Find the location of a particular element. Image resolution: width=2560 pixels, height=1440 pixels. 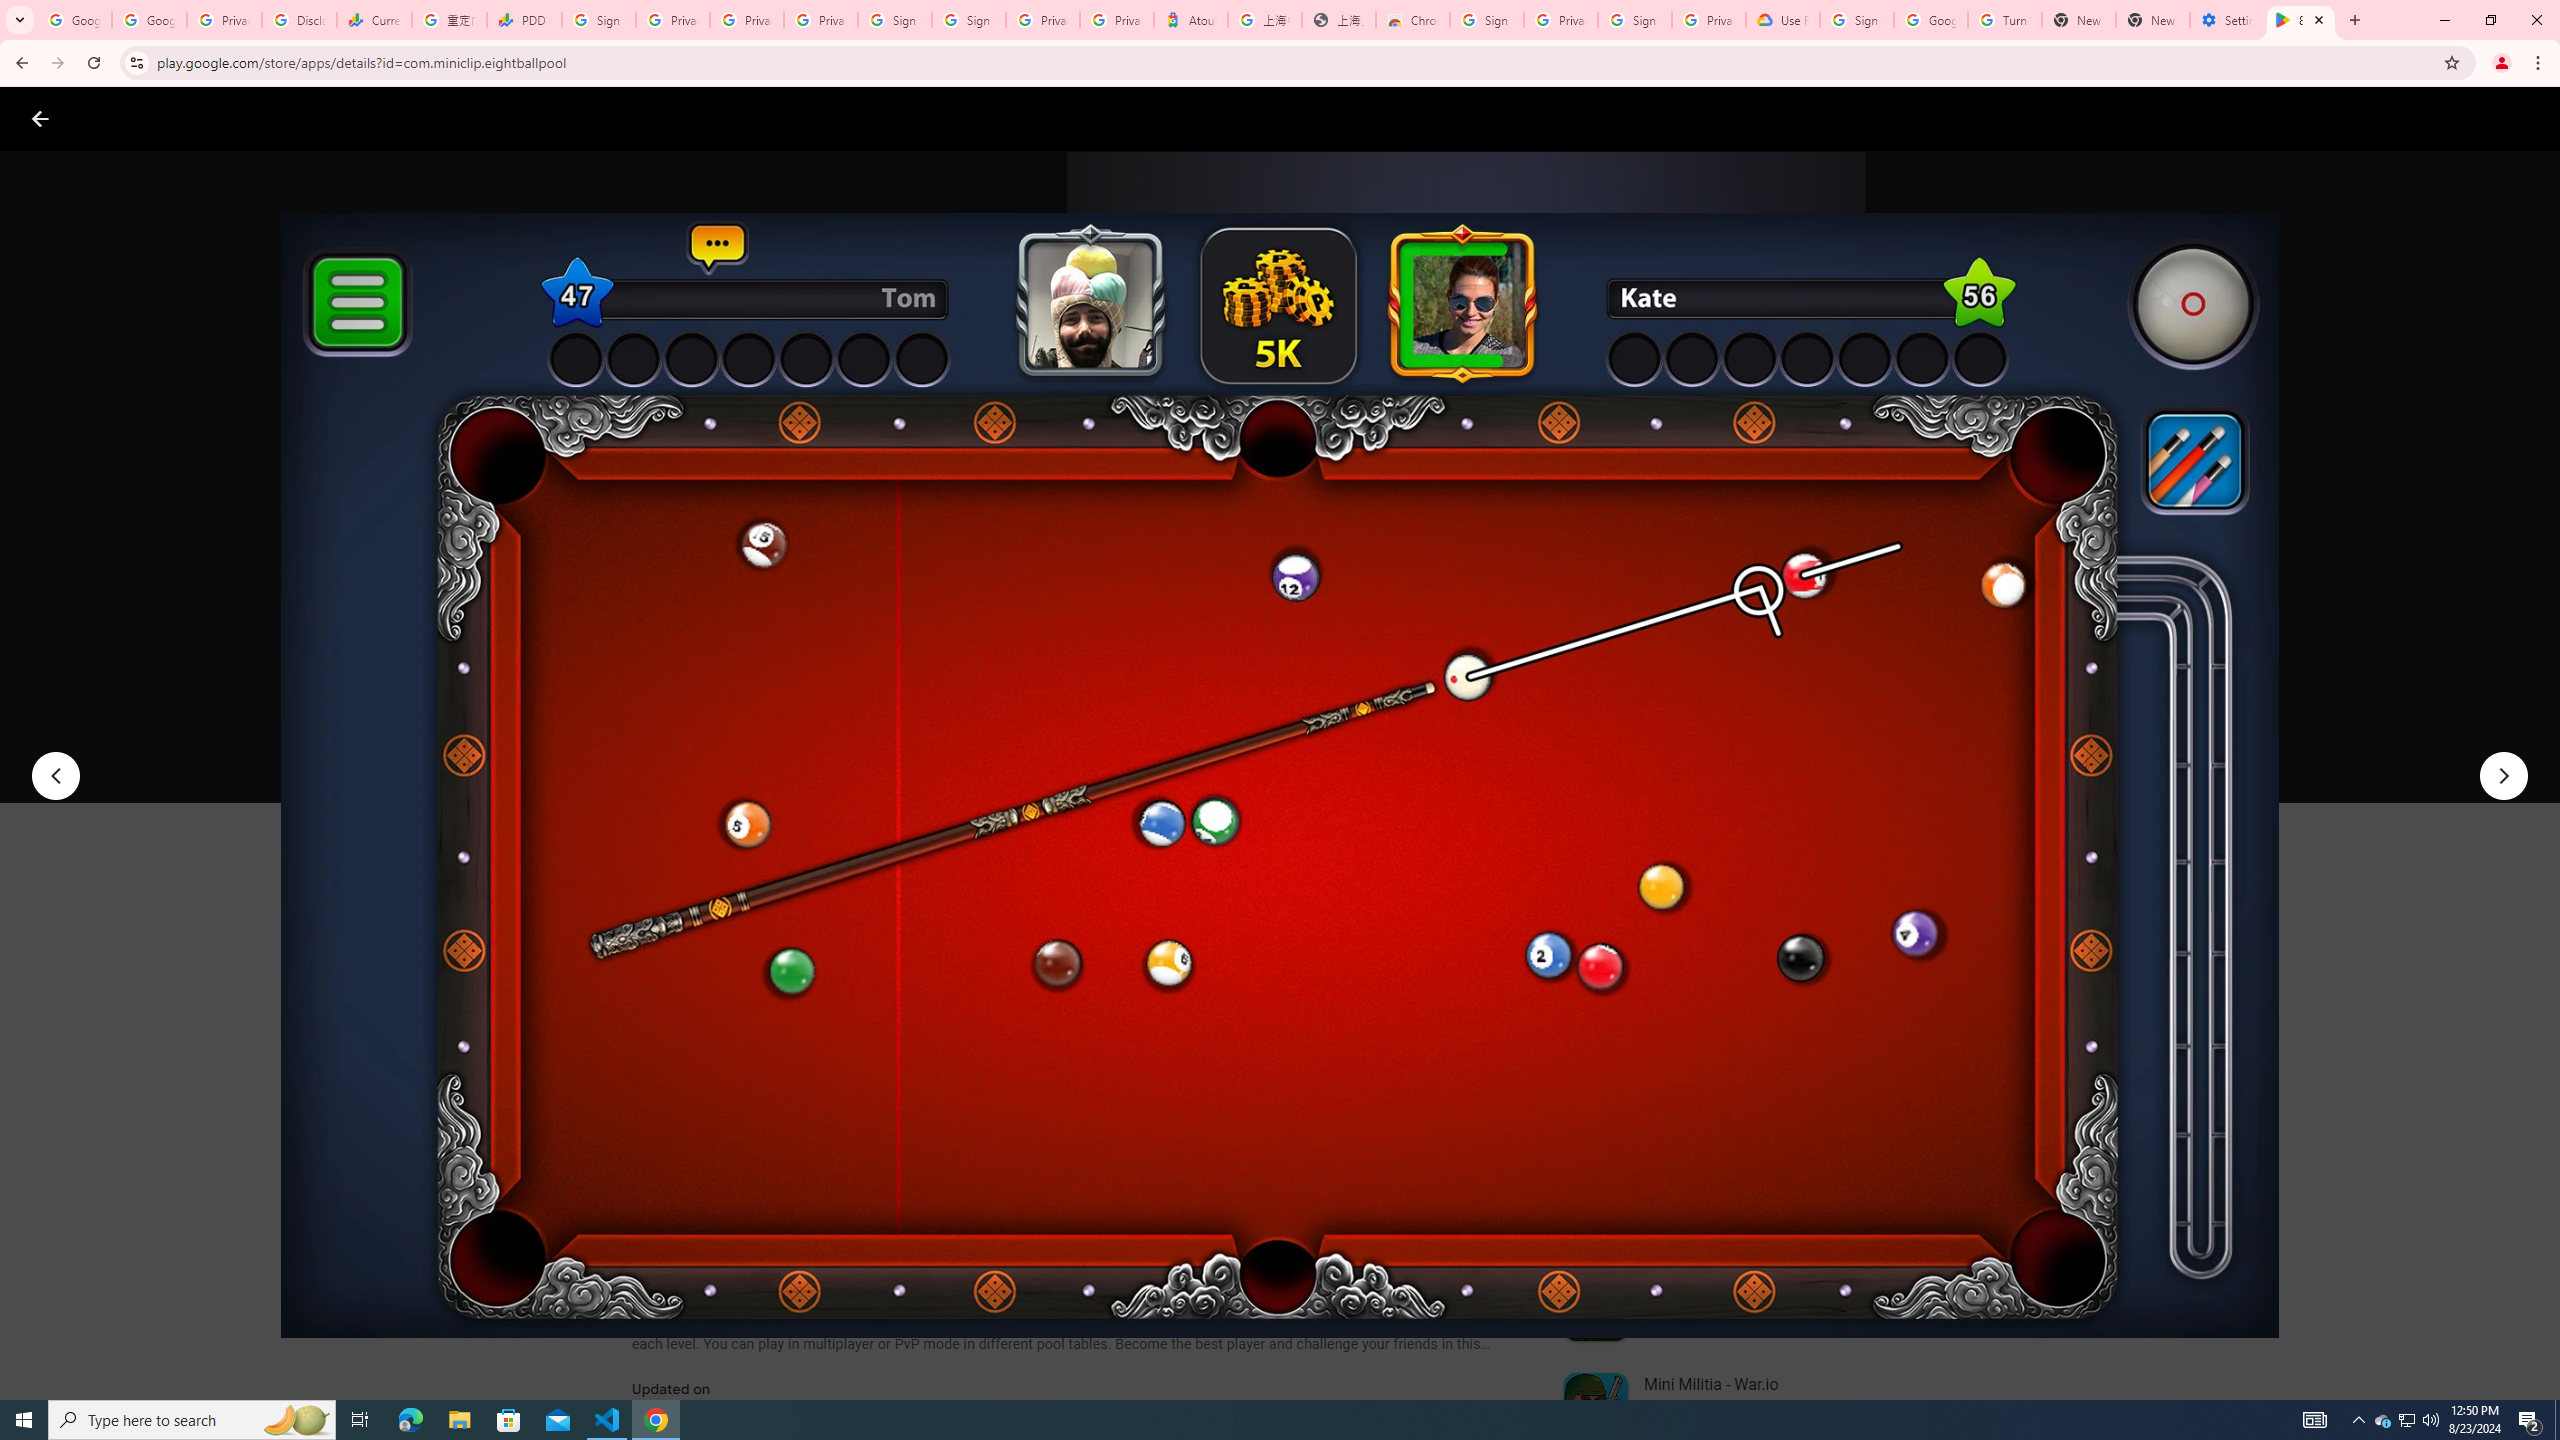

'Open account menu' is located at coordinates (2524, 118).